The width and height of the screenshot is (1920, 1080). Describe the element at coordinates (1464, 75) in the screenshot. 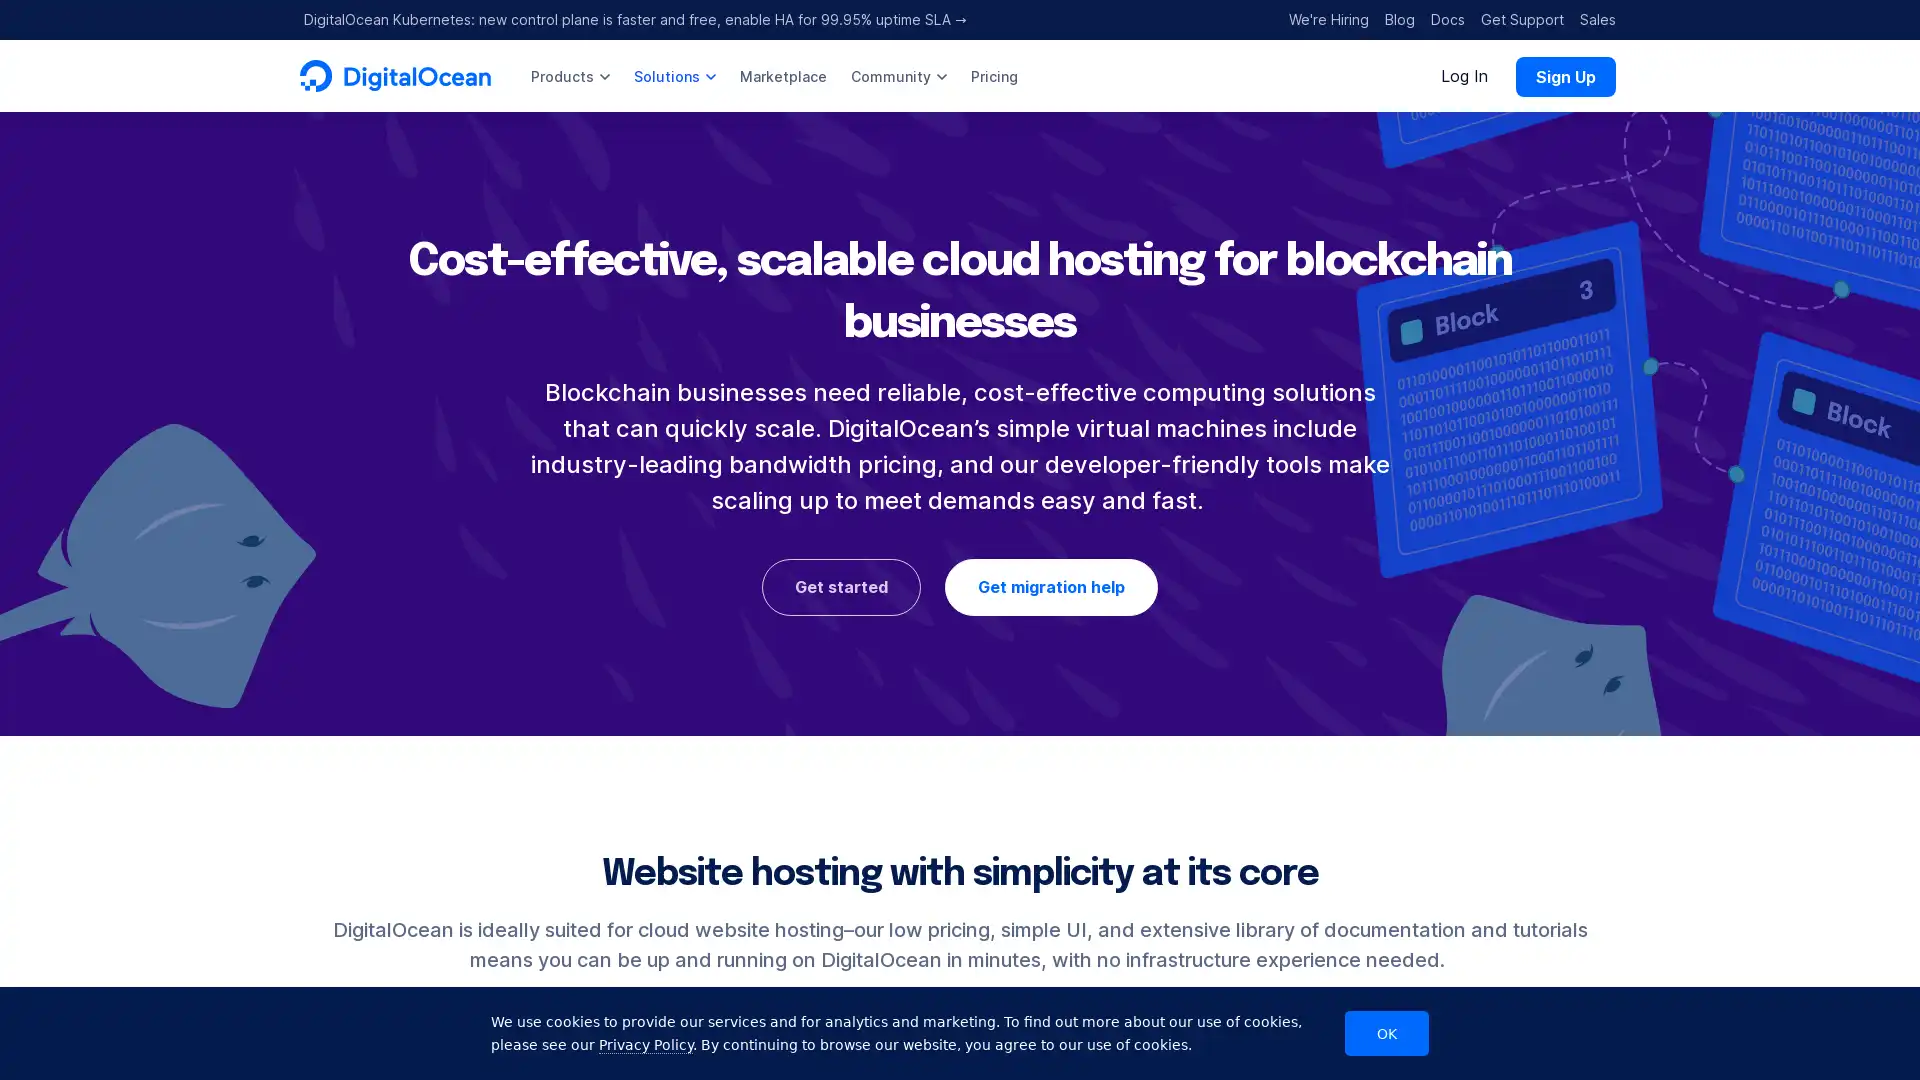

I see `Log In` at that location.